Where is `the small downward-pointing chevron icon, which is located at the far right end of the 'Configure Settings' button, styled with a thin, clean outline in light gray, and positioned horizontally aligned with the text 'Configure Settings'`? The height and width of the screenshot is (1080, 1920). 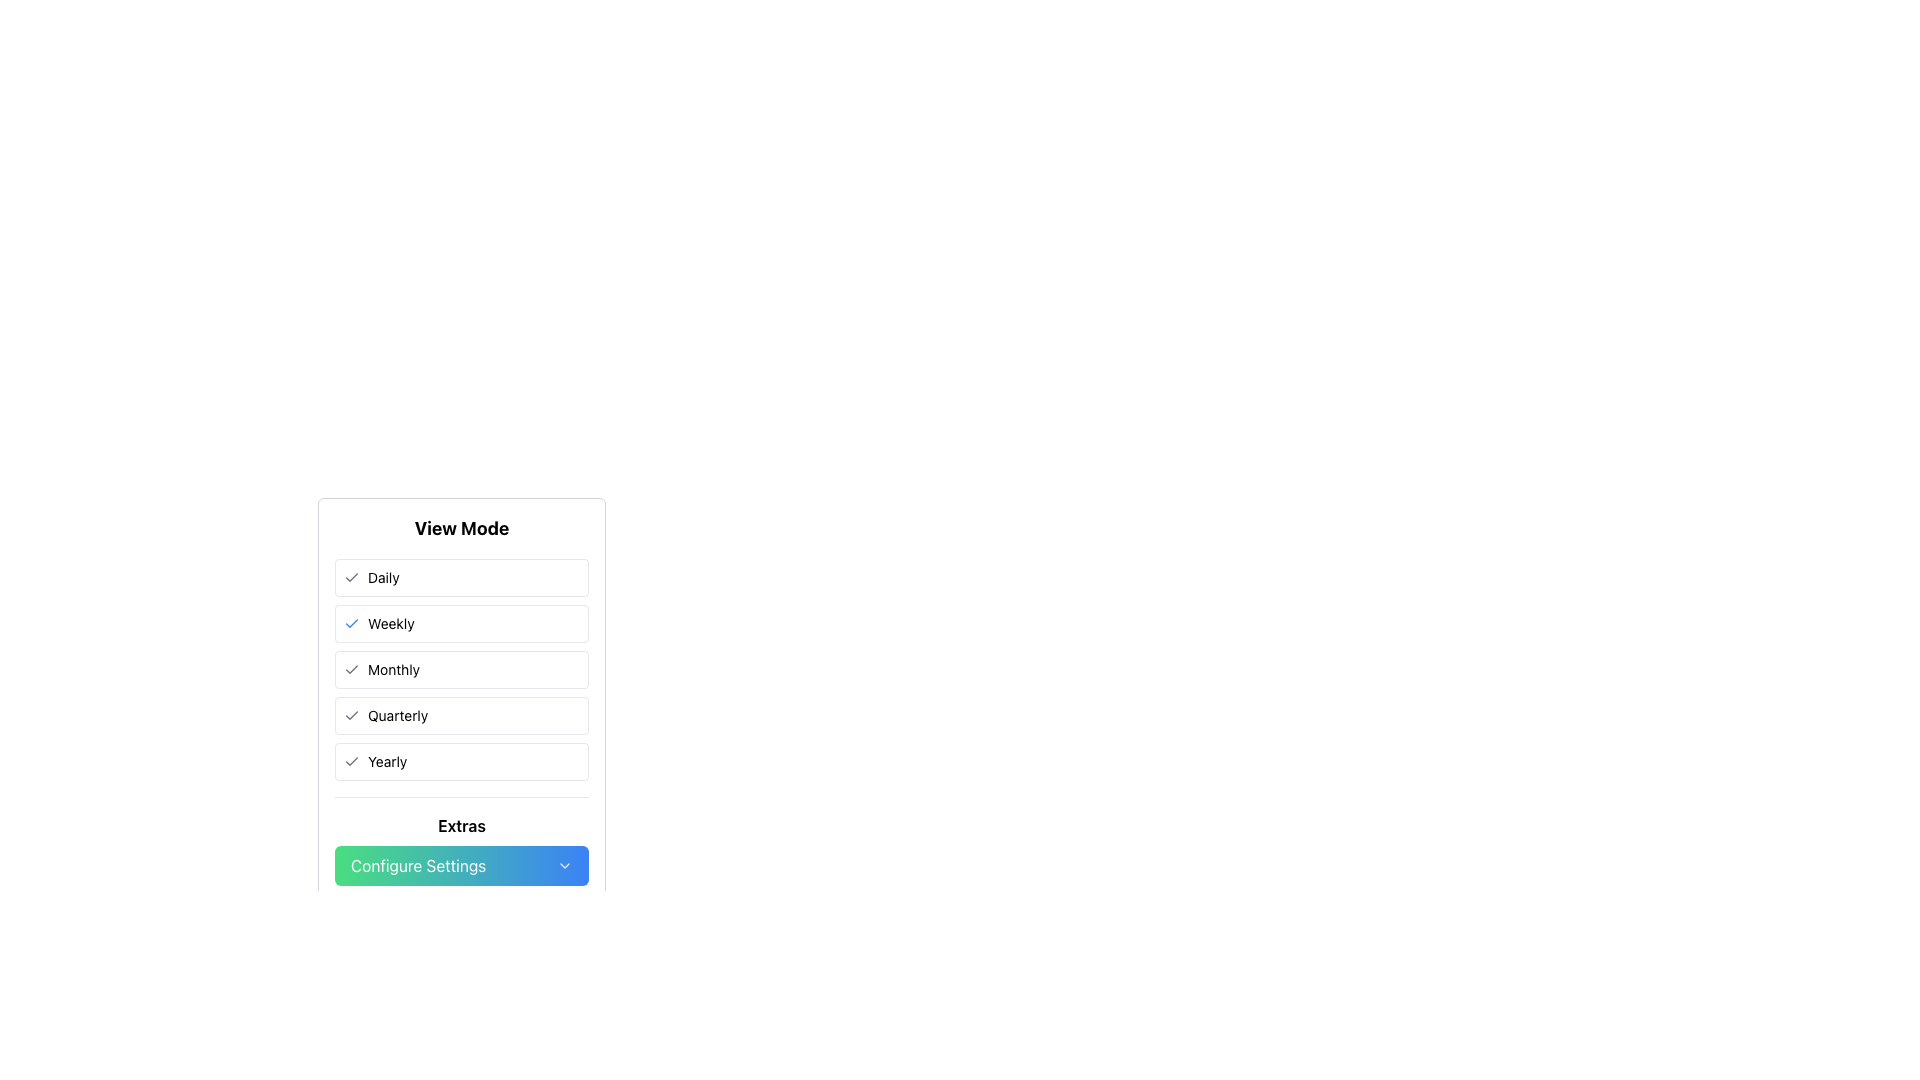 the small downward-pointing chevron icon, which is located at the far right end of the 'Configure Settings' button, styled with a thin, clean outline in light gray, and positioned horizontally aligned with the text 'Configure Settings' is located at coordinates (564, 865).